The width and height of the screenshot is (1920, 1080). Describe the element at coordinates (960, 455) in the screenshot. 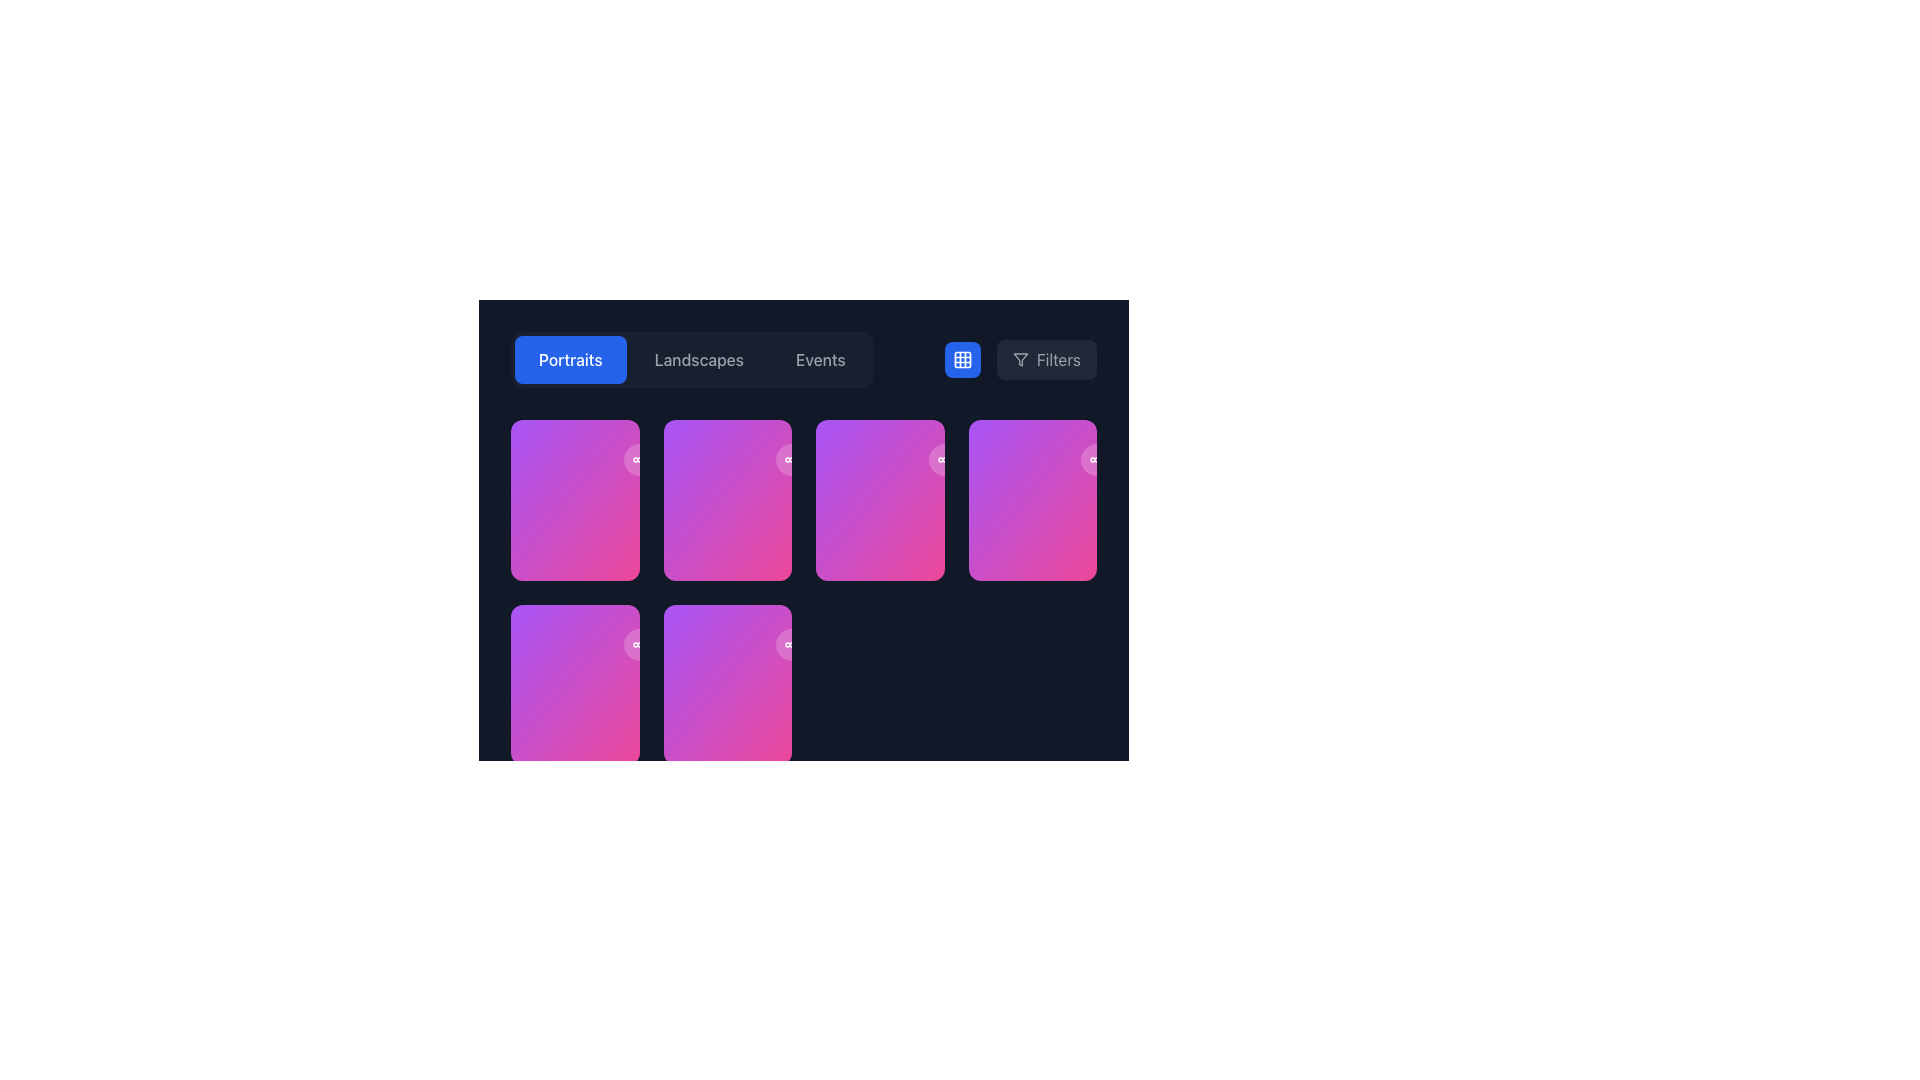

I see `the composite element containing the share and bookmark buttons located at the top-right corner of the card in the second row of the grid layout` at that location.